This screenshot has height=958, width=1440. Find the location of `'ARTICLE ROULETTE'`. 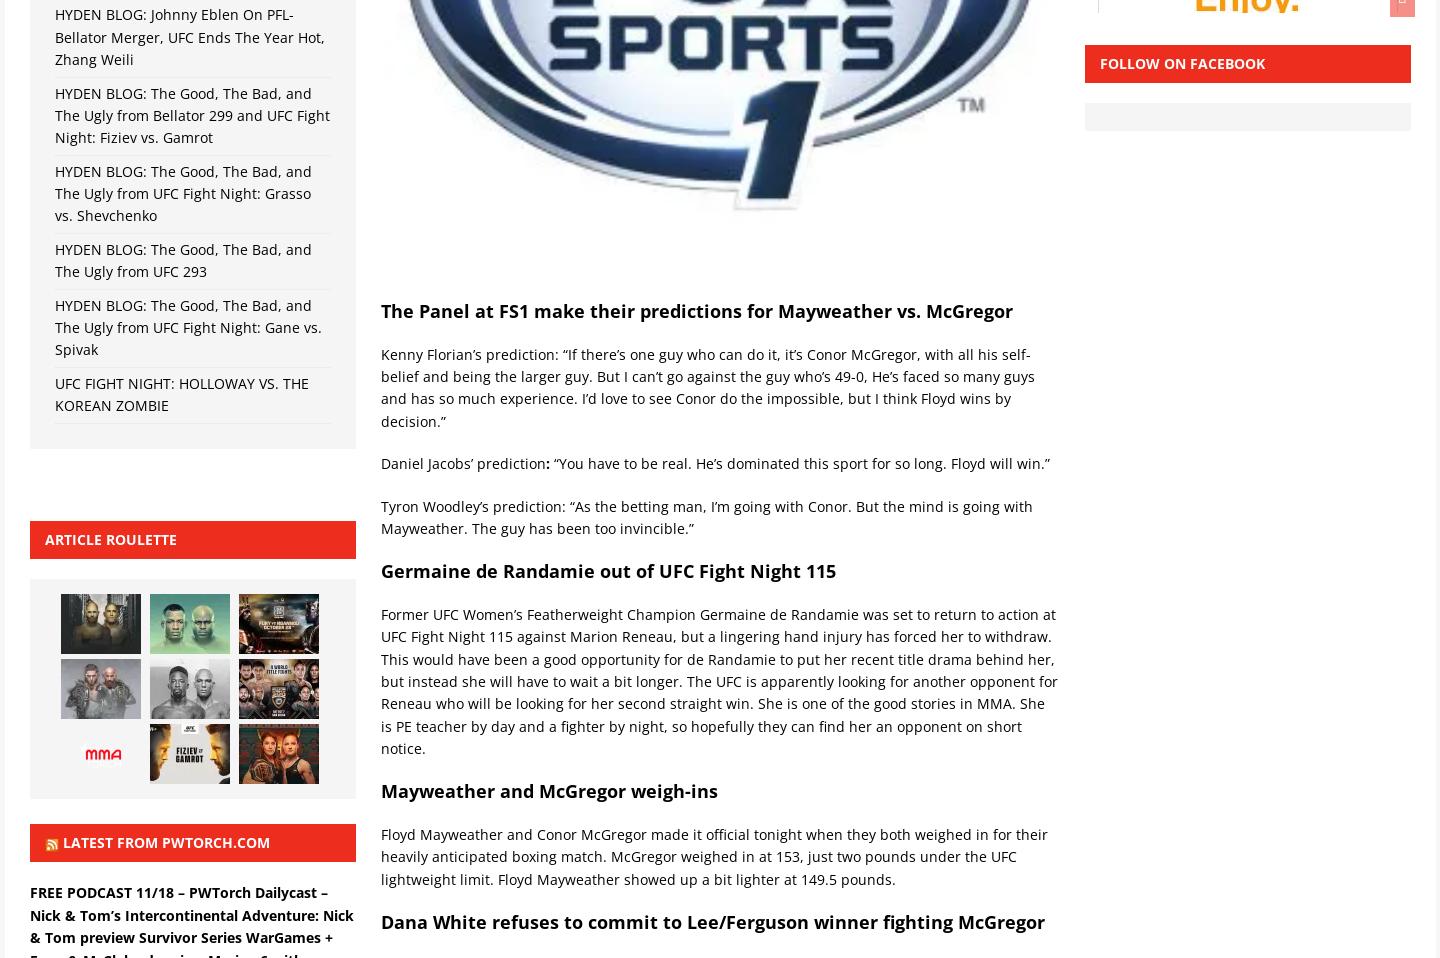

'ARTICLE ROULETTE' is located at coordinates (110, 538).